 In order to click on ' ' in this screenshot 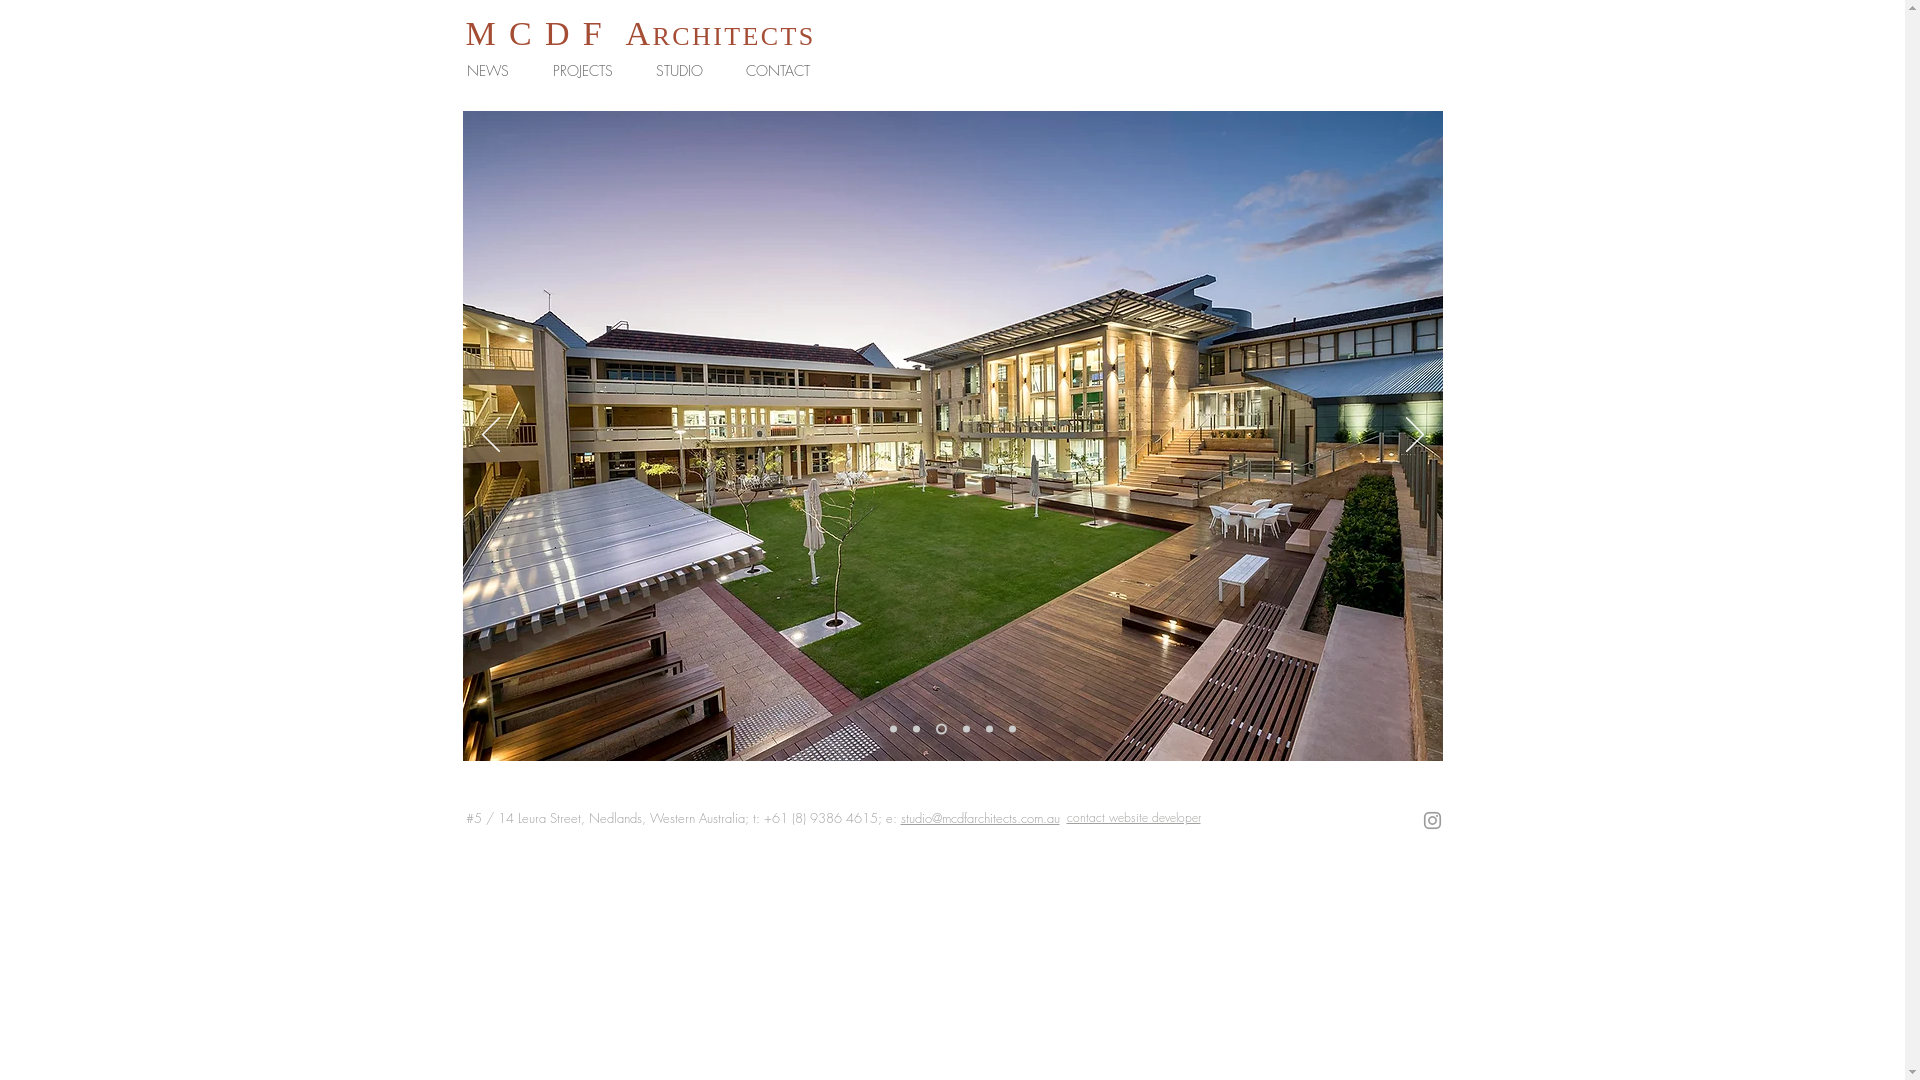, I will do `click(603, 34)`.